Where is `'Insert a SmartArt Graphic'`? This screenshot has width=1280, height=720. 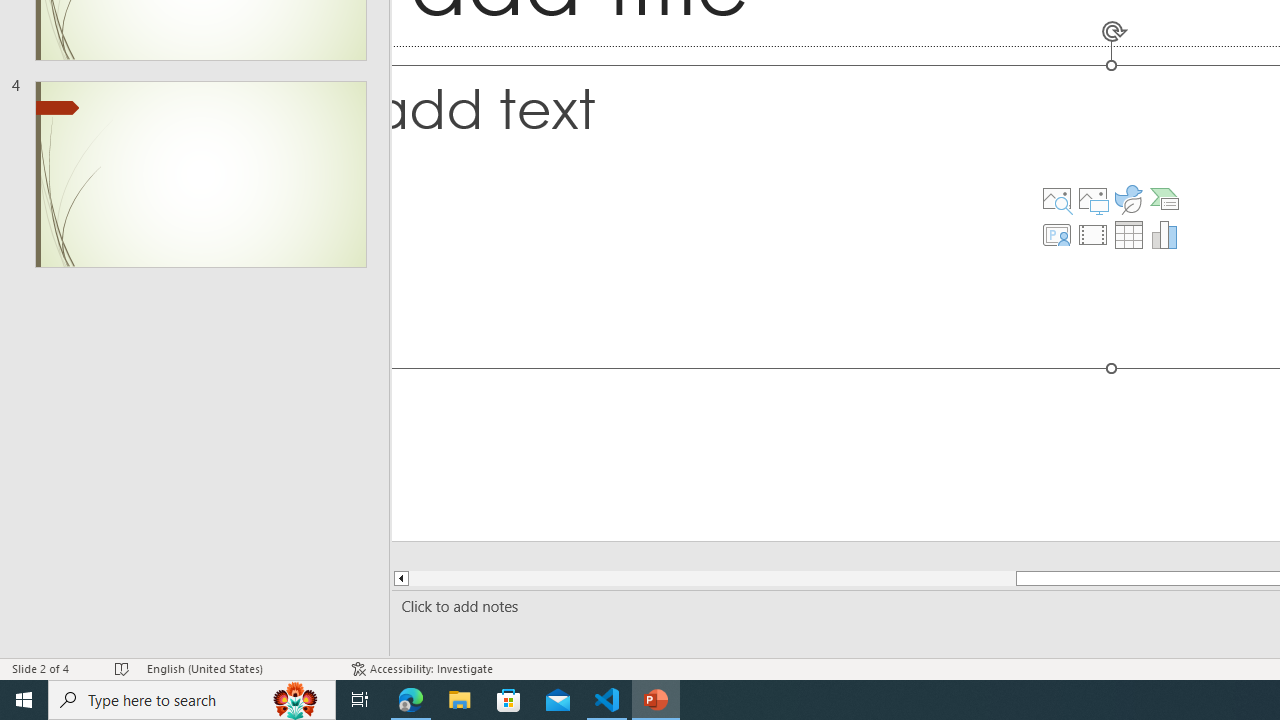
'Insert a SmartArt Graphic' is located at coordinates (1165, 199).